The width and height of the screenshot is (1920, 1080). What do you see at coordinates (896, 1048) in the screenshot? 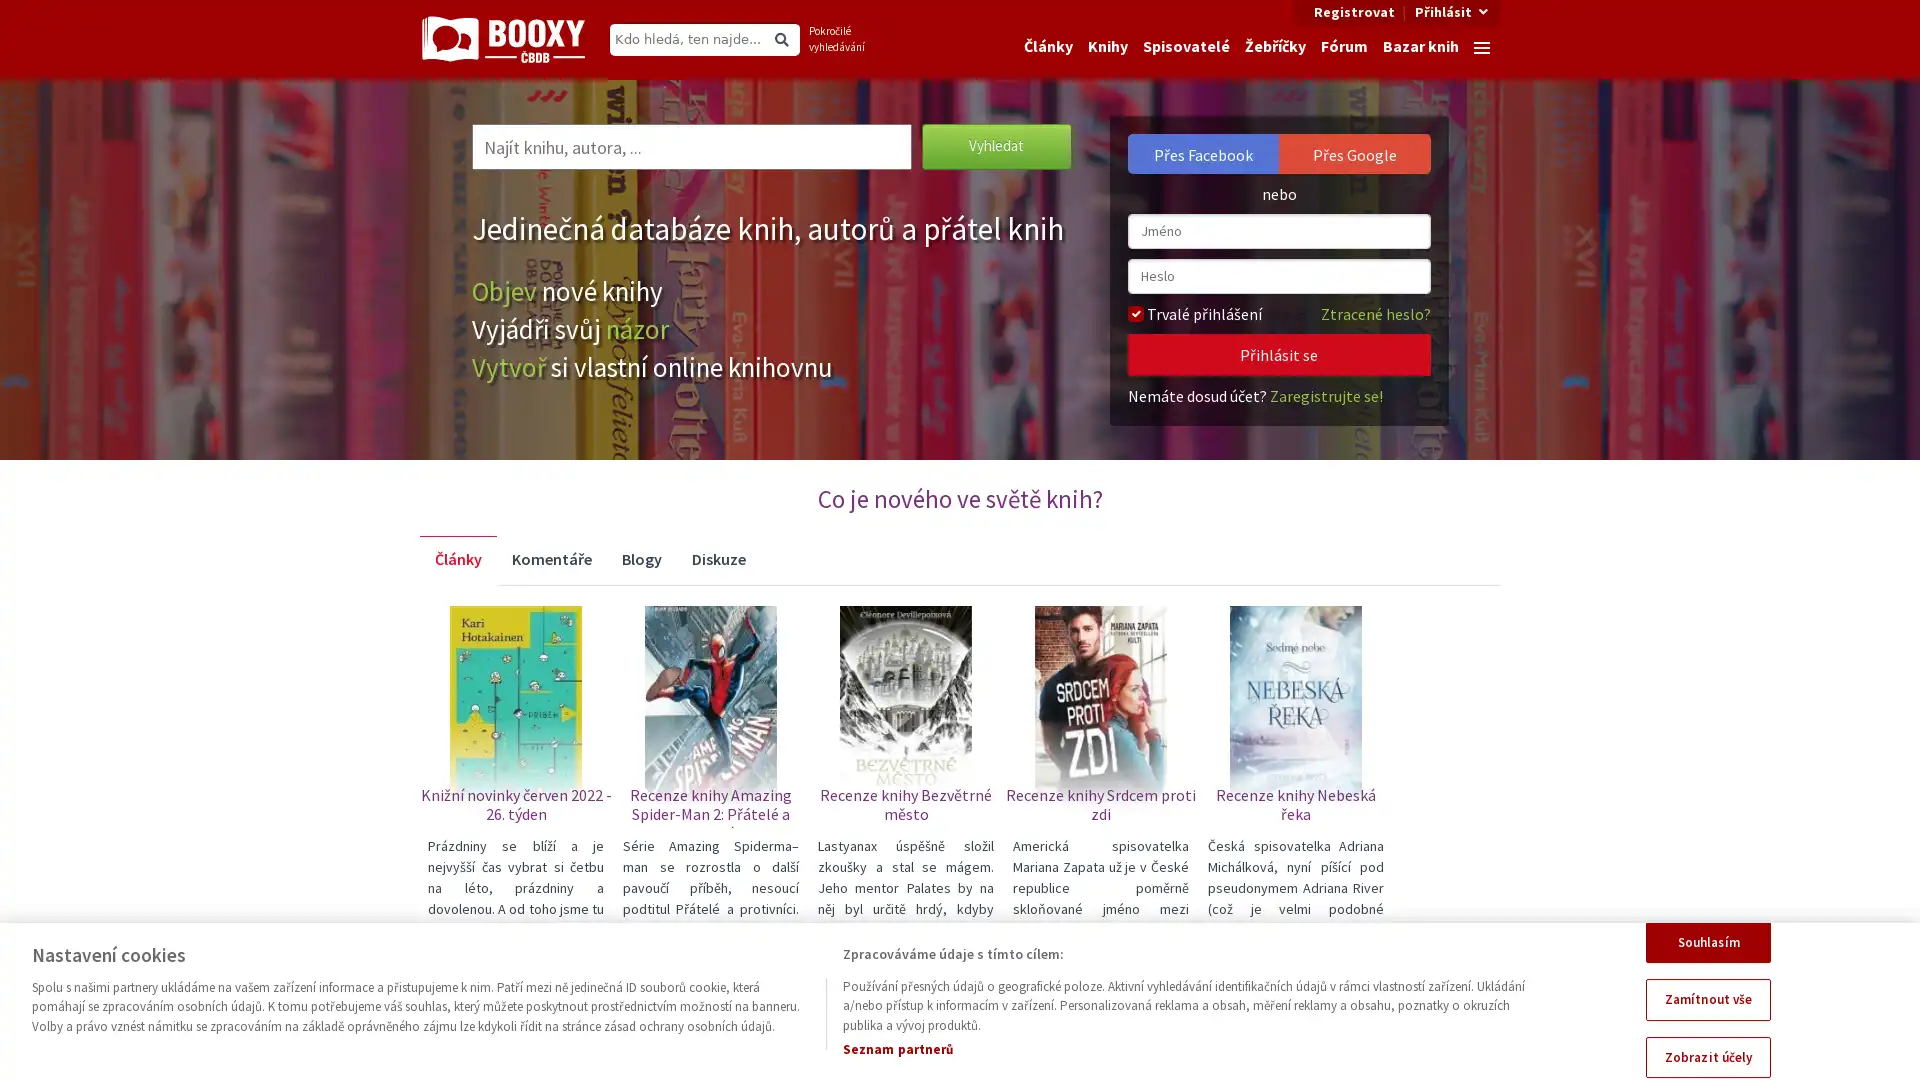
I see `Seznam partneru` at bounding box center [896, 1048].